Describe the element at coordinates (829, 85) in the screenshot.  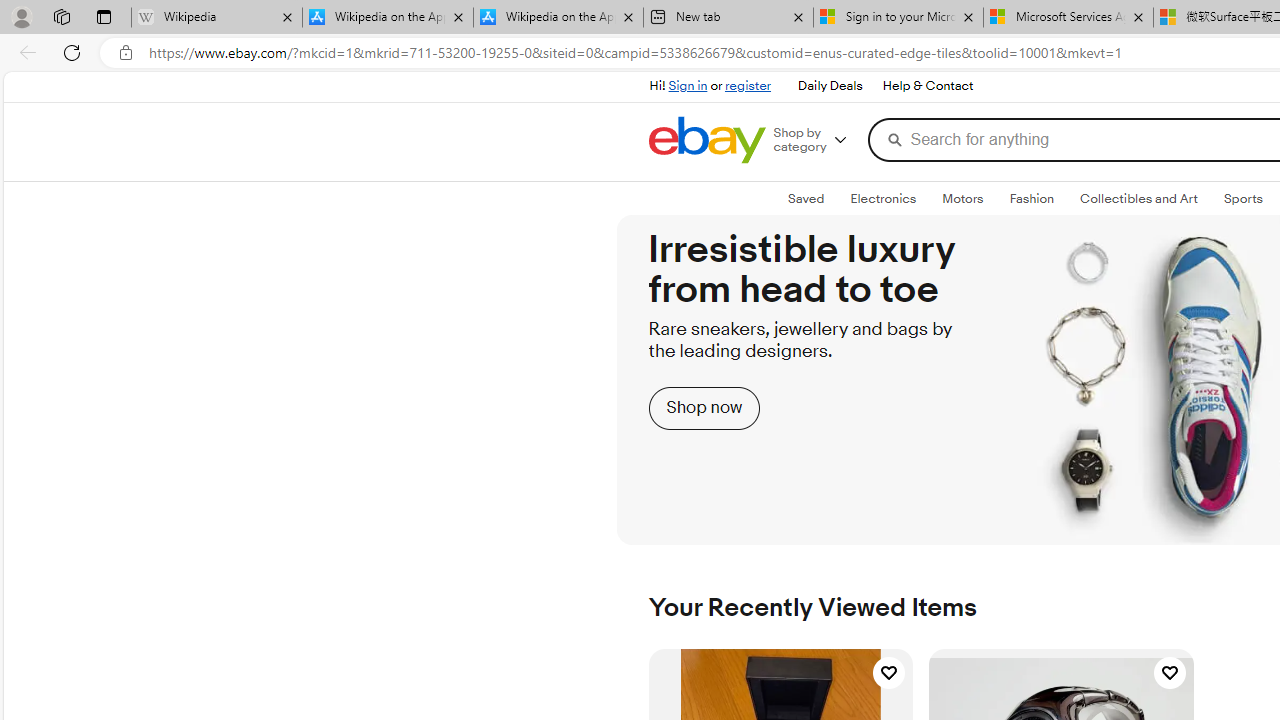
I see `'Daily Deals'` at that location.